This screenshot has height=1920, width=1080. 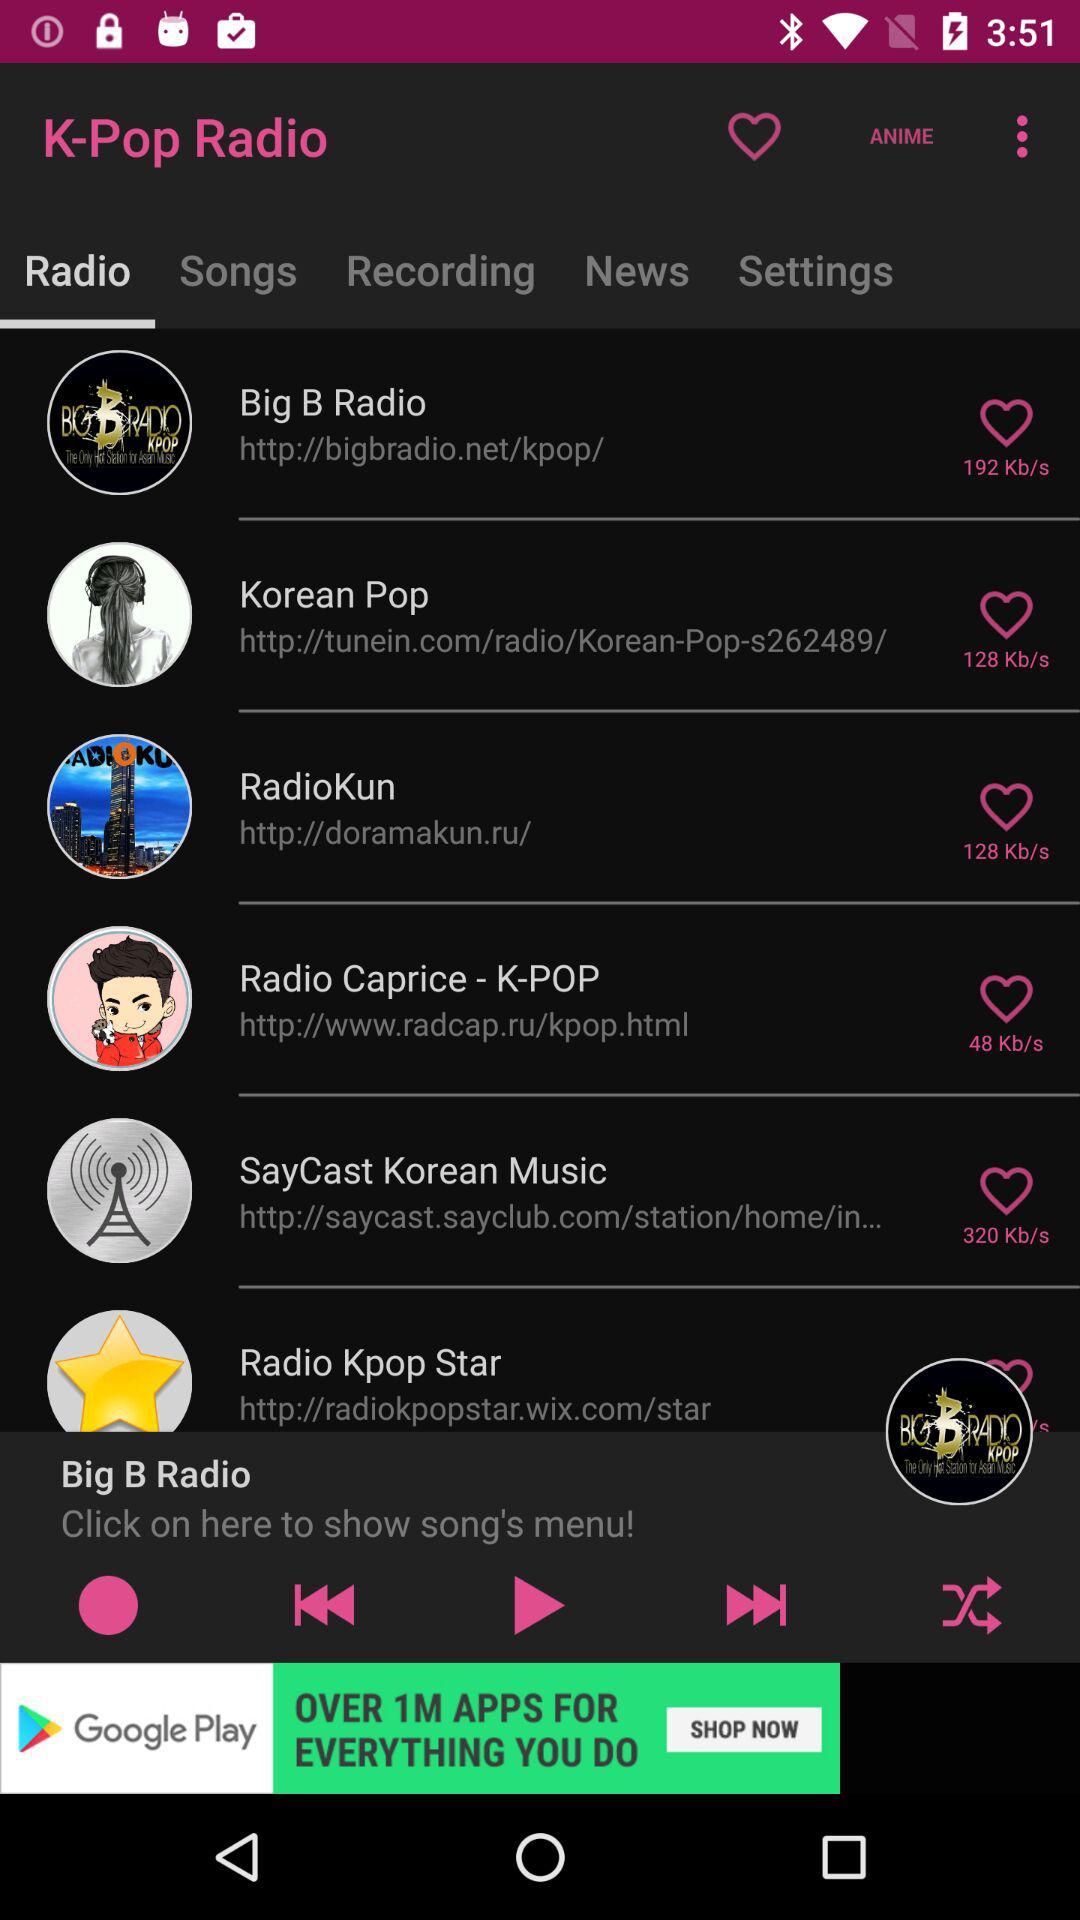 I want to click on the av_rewind icon, so click(x=323, y=1604).